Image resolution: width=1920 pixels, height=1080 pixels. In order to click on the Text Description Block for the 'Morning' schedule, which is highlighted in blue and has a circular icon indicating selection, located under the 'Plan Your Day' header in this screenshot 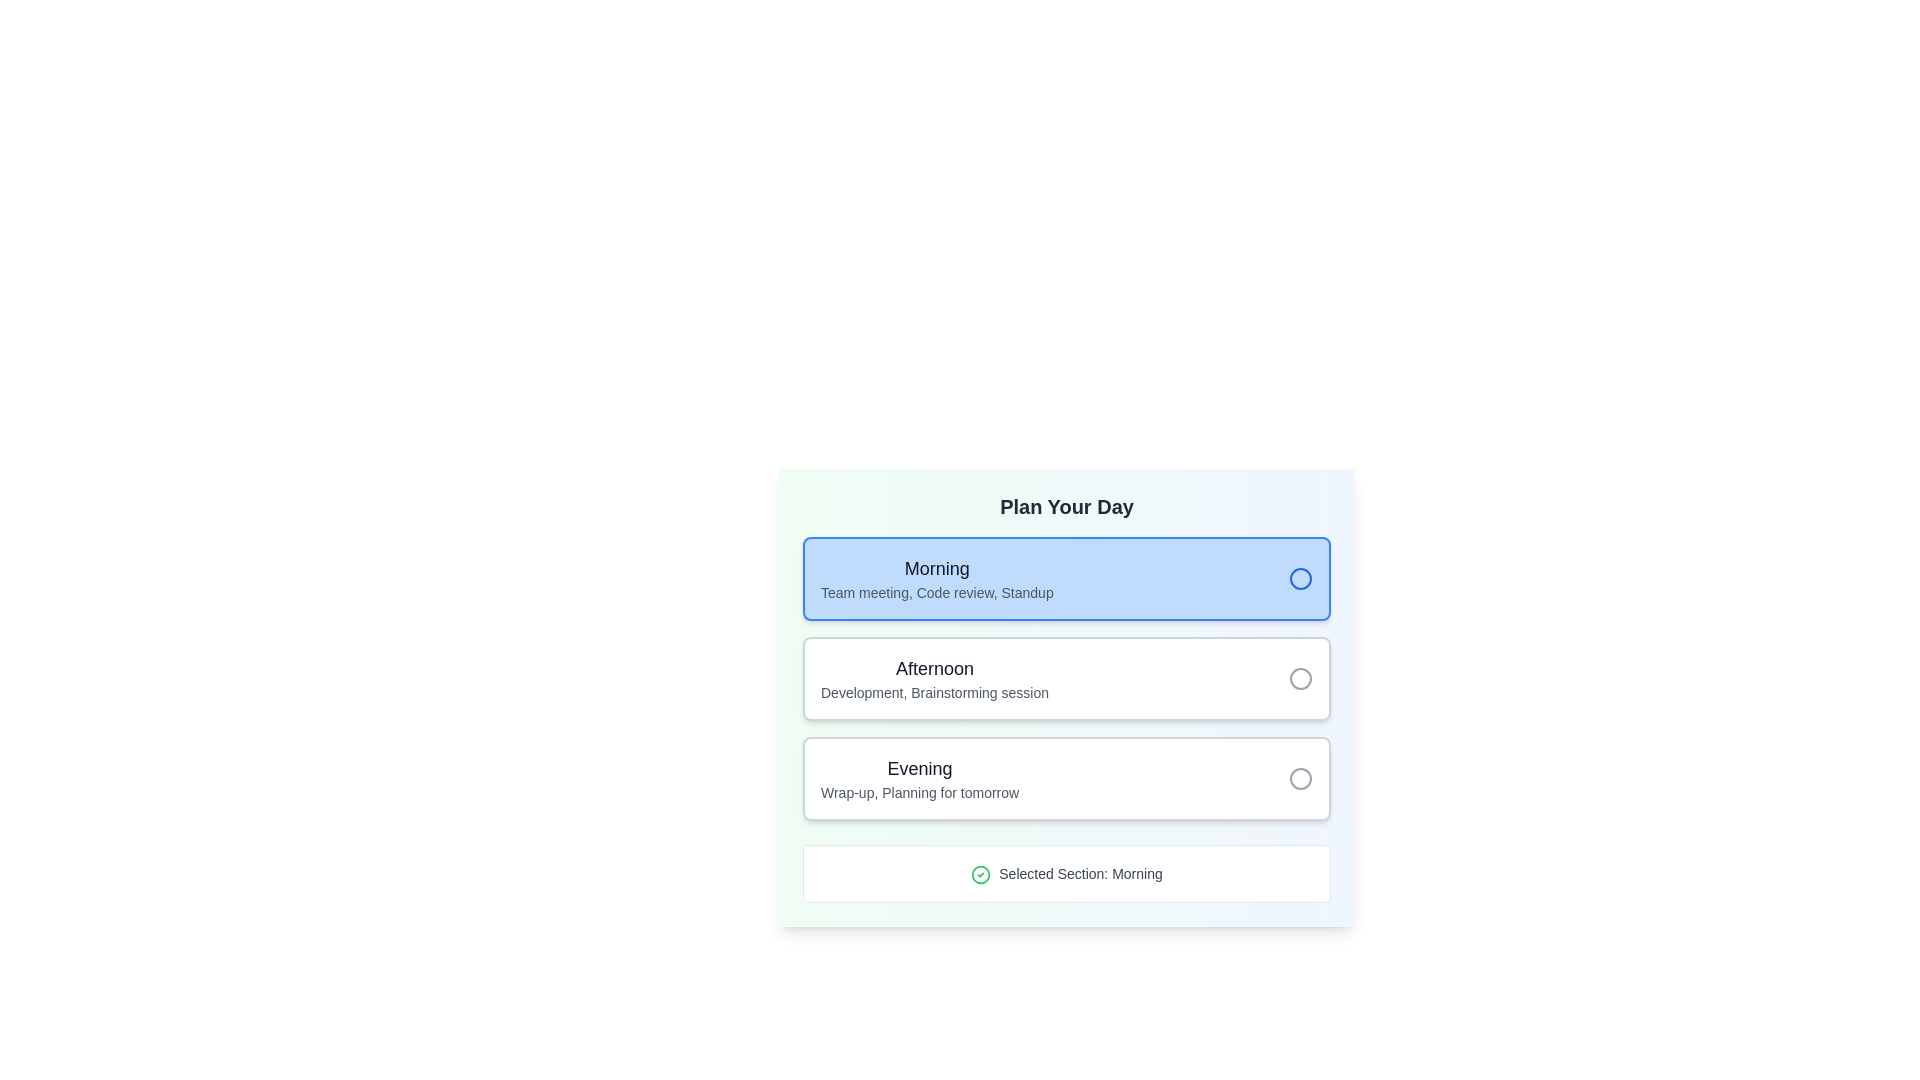, I will do `click(936, 578)`.